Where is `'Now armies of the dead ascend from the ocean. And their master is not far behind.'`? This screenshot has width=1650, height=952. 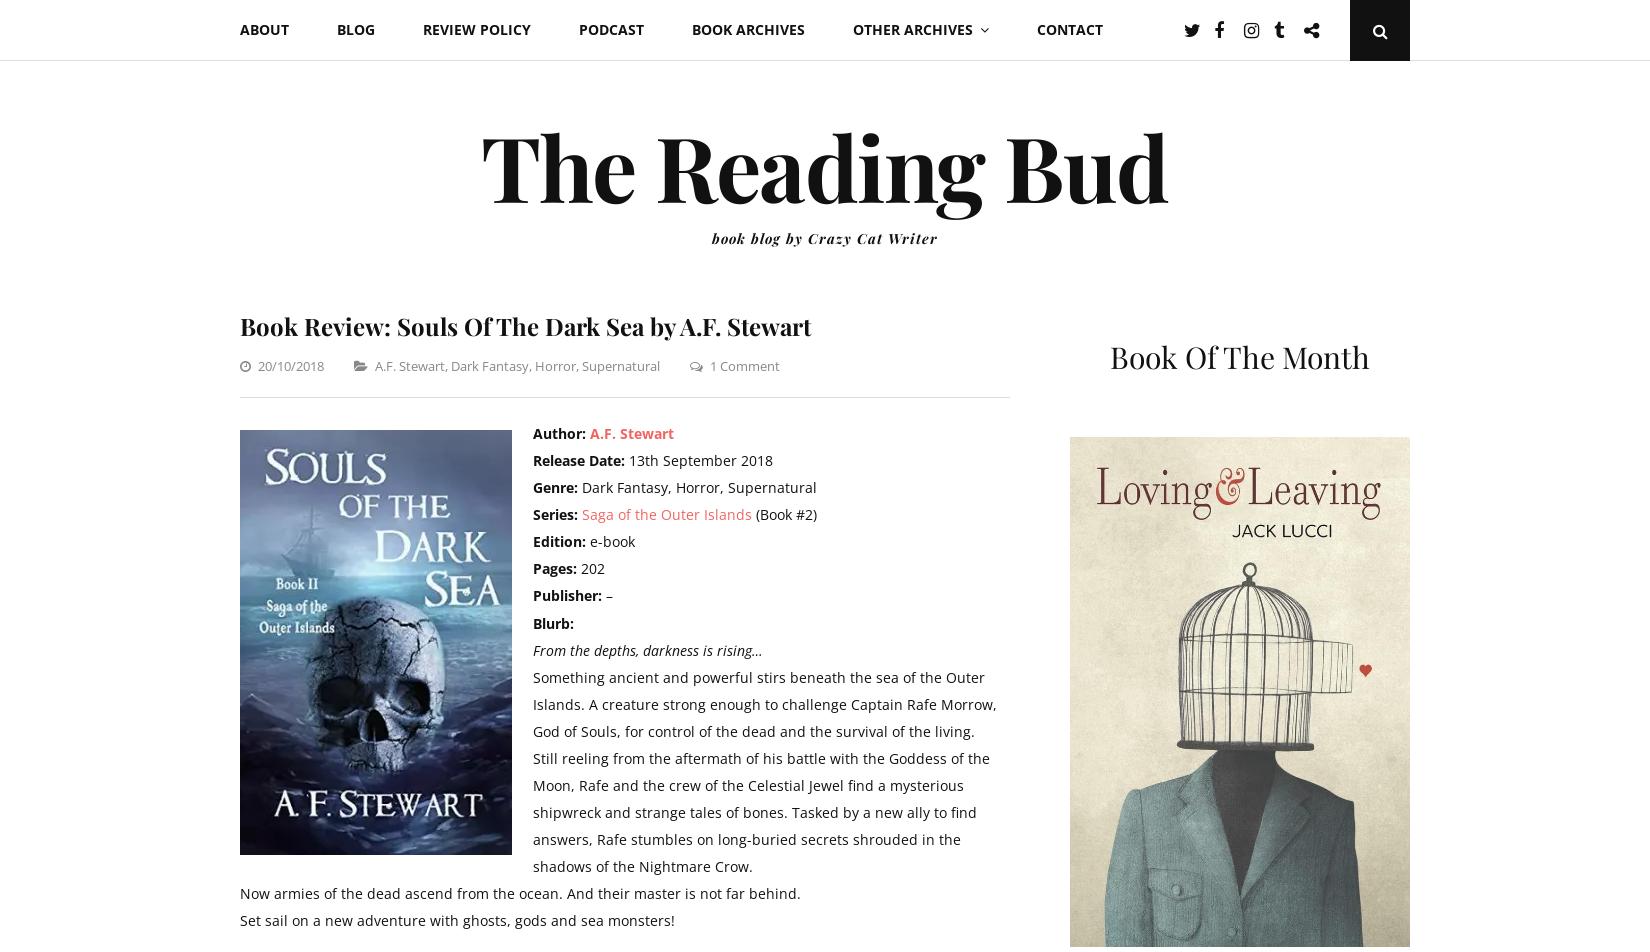 'Now armies of the dead ascend from the ocean. And their master is not far behind.' is located at coordinates (519, 892).